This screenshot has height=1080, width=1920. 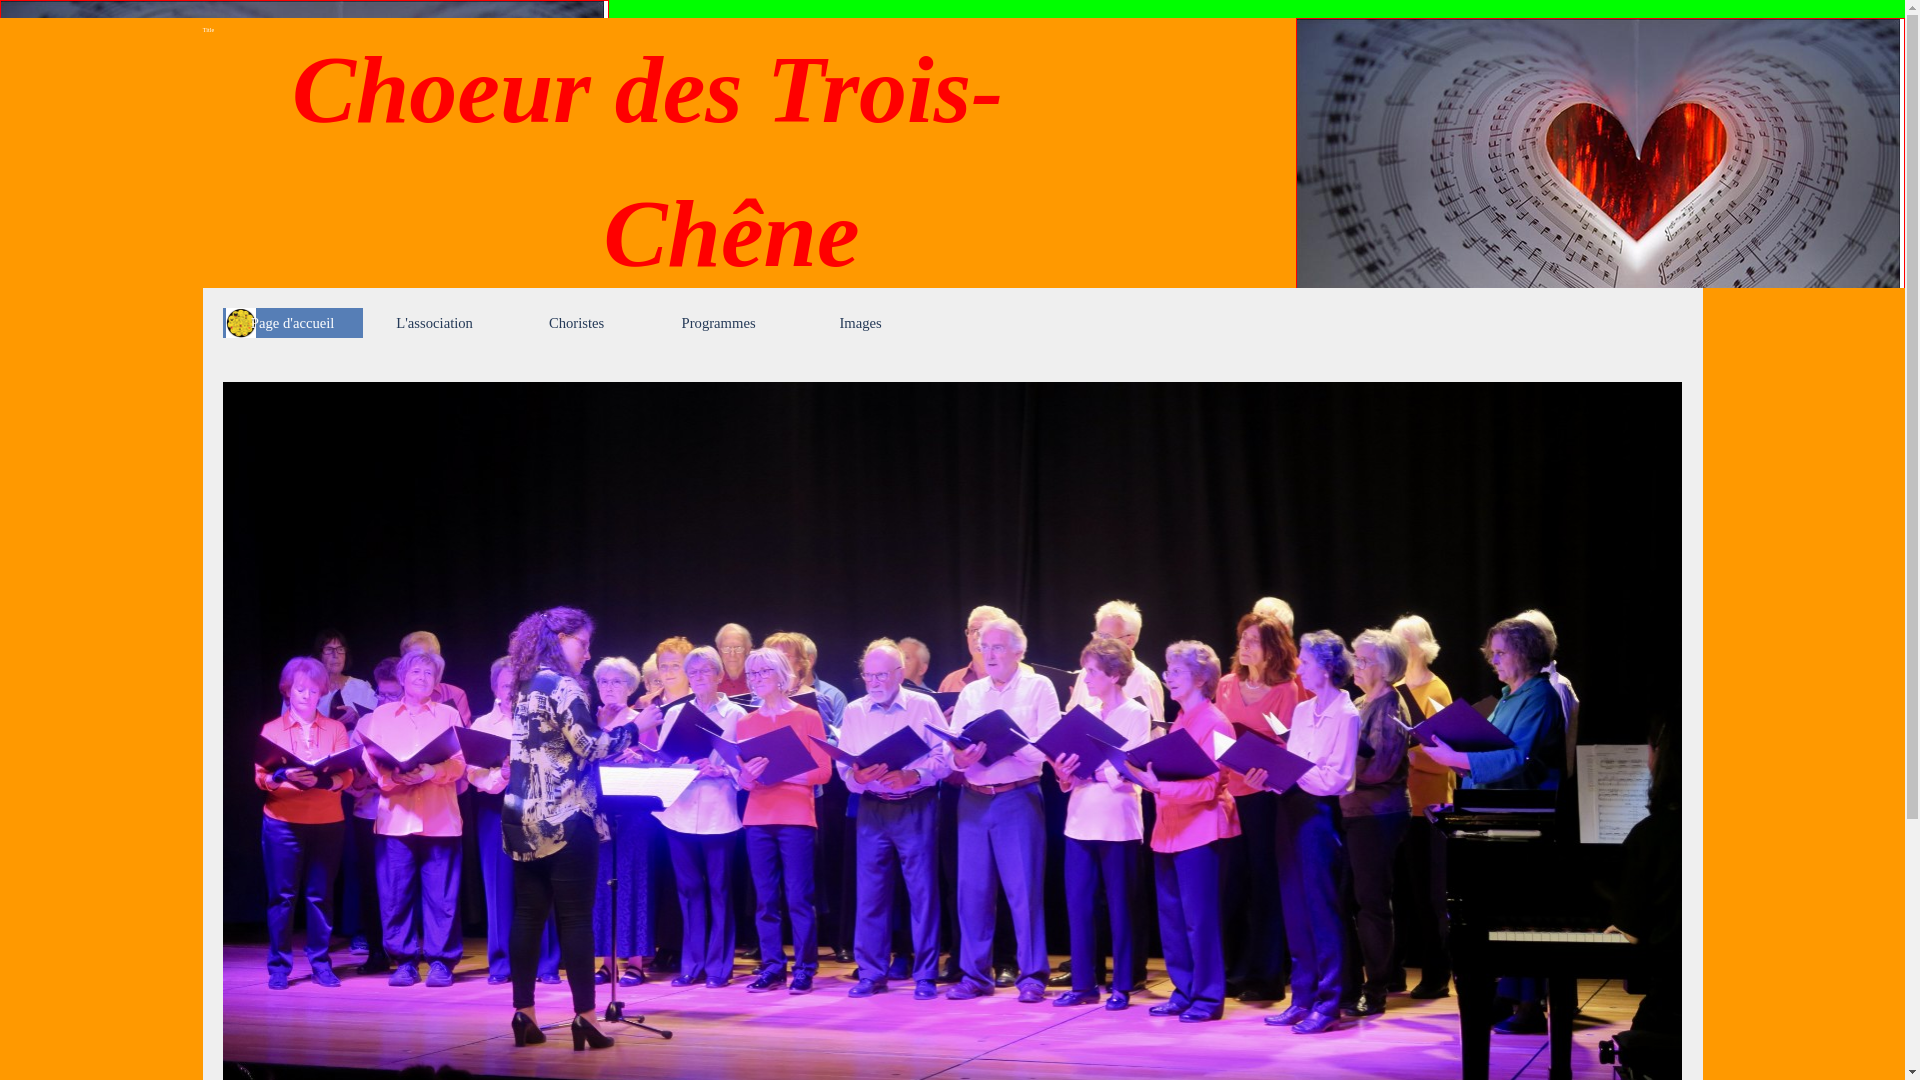 What do you see at coordinates (291, 322) in the screenshot?
I see `'Page d'accueil'` at bounding box center [291, 322].